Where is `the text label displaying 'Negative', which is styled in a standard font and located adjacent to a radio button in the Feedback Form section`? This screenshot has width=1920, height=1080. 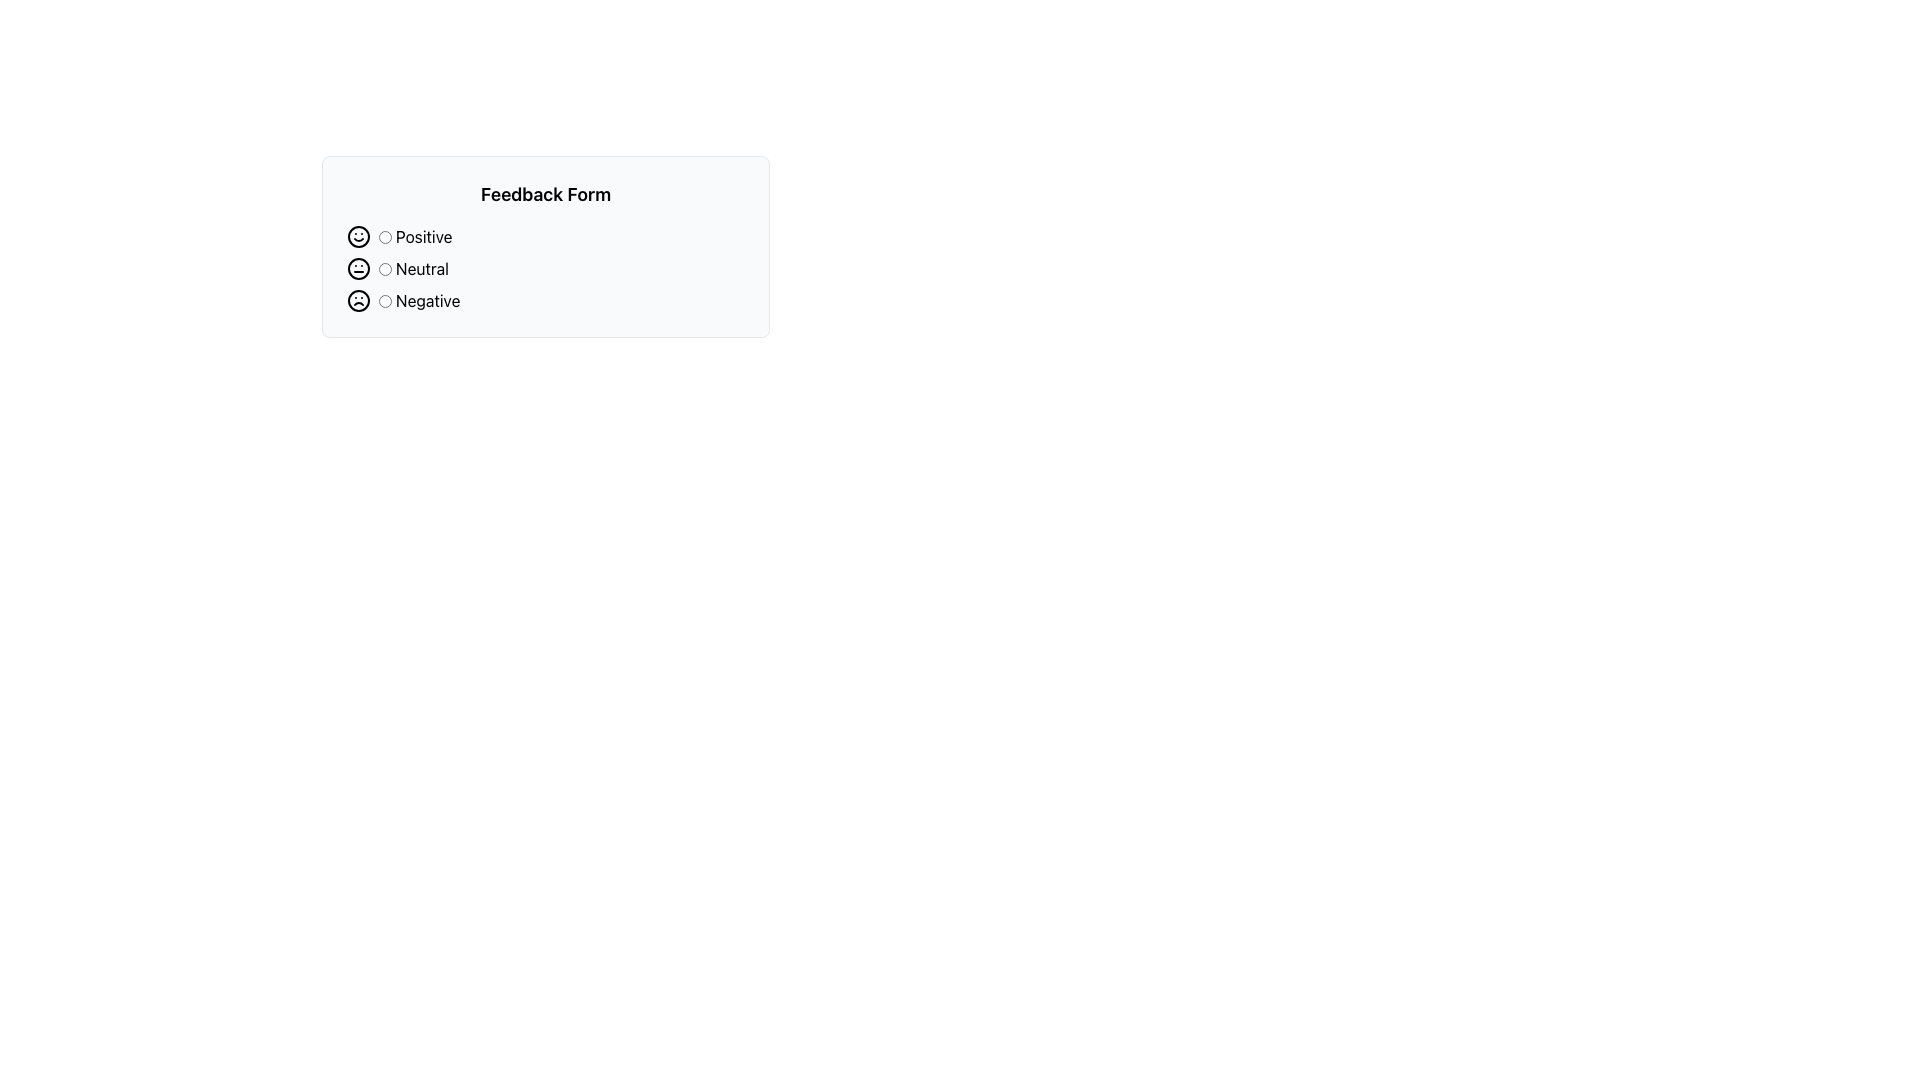
the text label displaying 'Negative', which is styled in a standard font and located adjacent to a radio button in the Feedback Form section is located at coordinates (427, 300).